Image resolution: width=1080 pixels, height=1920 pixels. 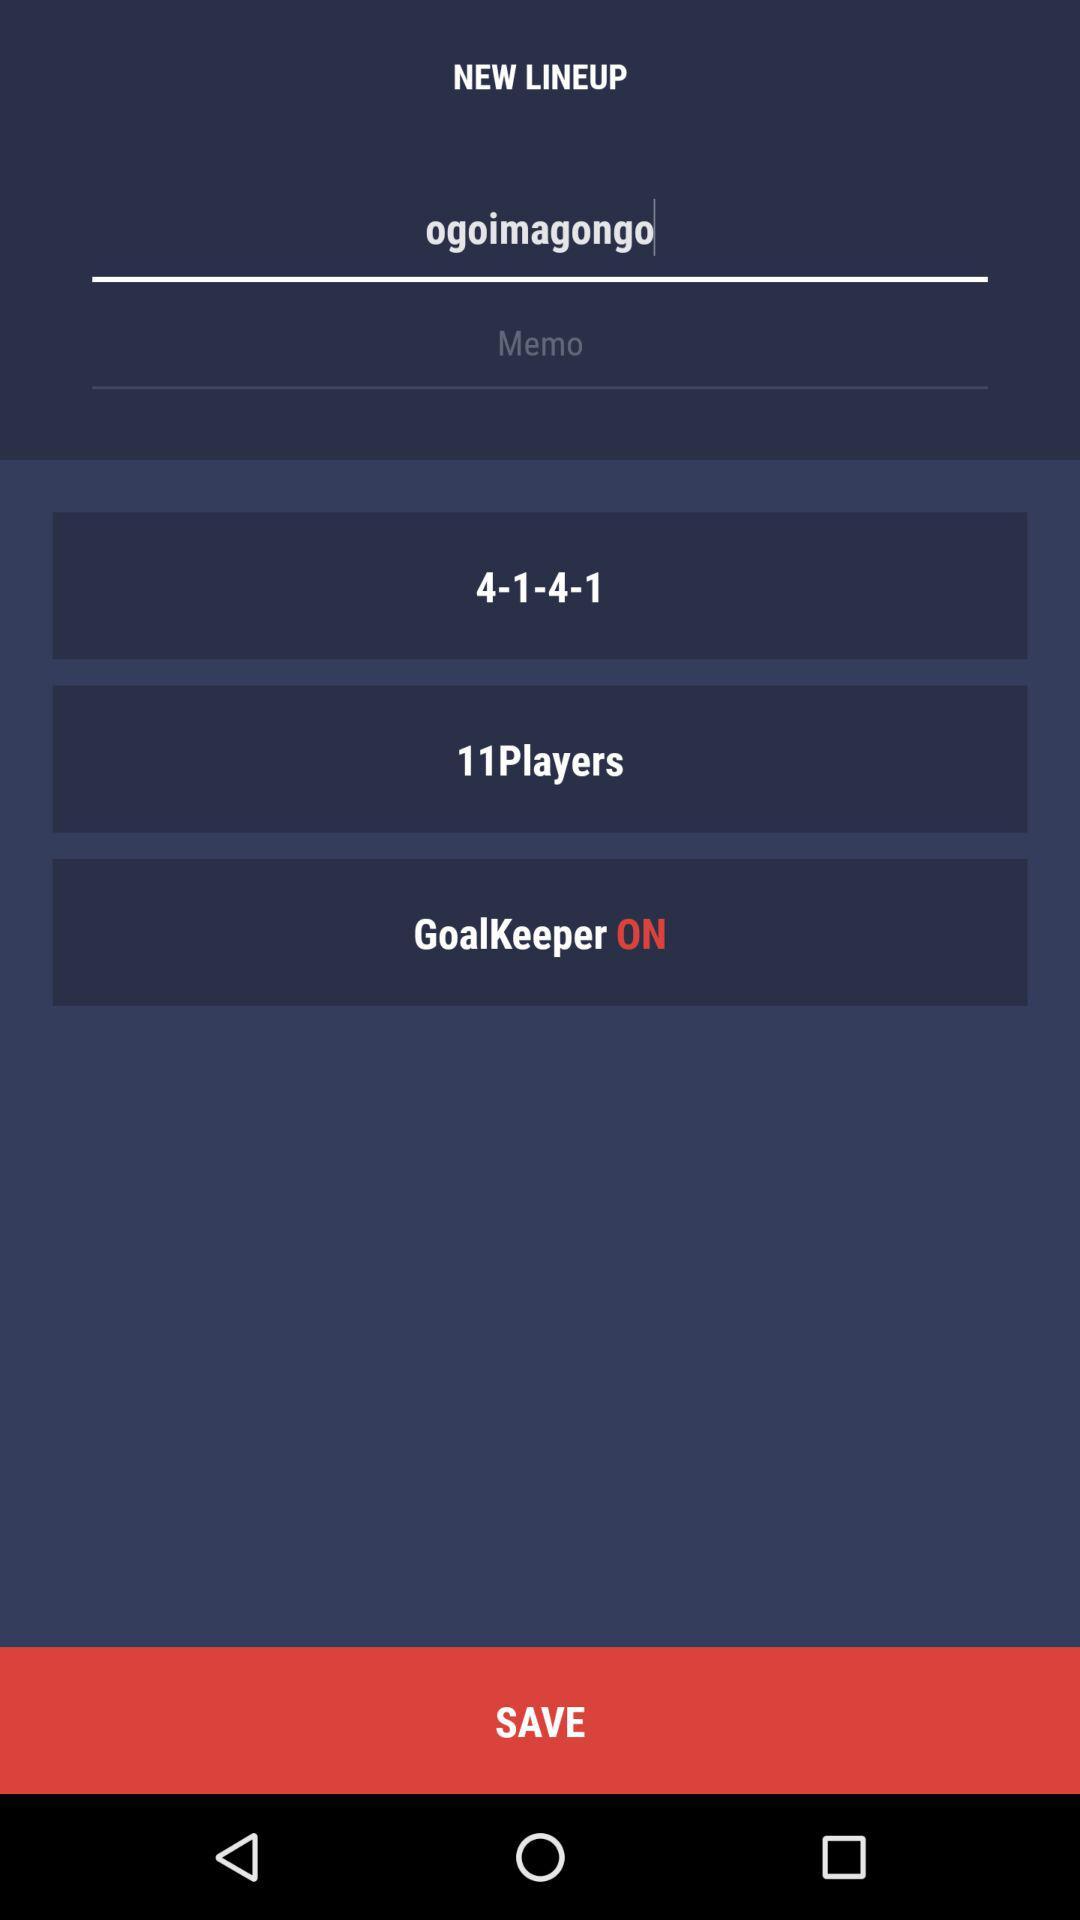 What do you see at coordinates (540, 237) in the screenshot?
I see `item below the new lineup` at bounding box center [540, 237].